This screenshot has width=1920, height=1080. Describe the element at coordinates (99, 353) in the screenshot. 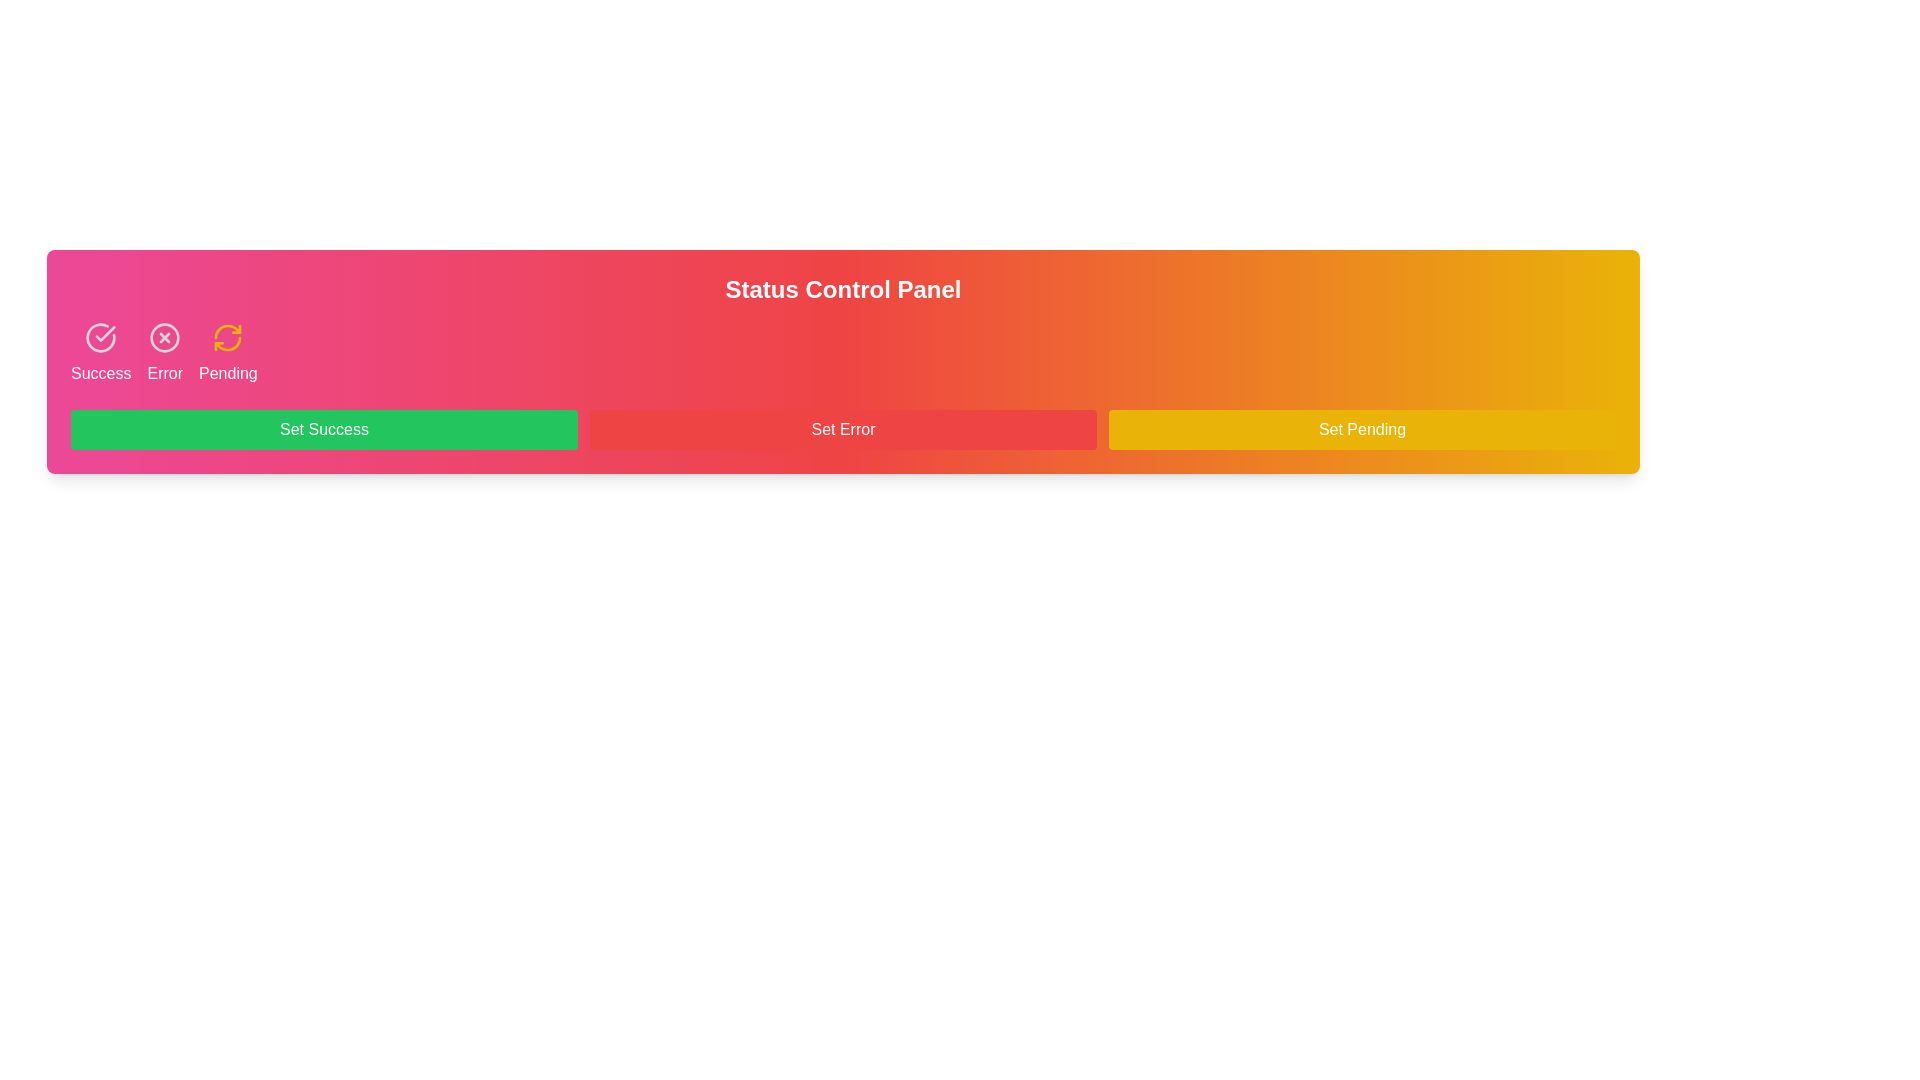

I see `the Status indicator, which is a vertically oriented component with a checkmark inside a circle located above the text 'Success'` at that location.